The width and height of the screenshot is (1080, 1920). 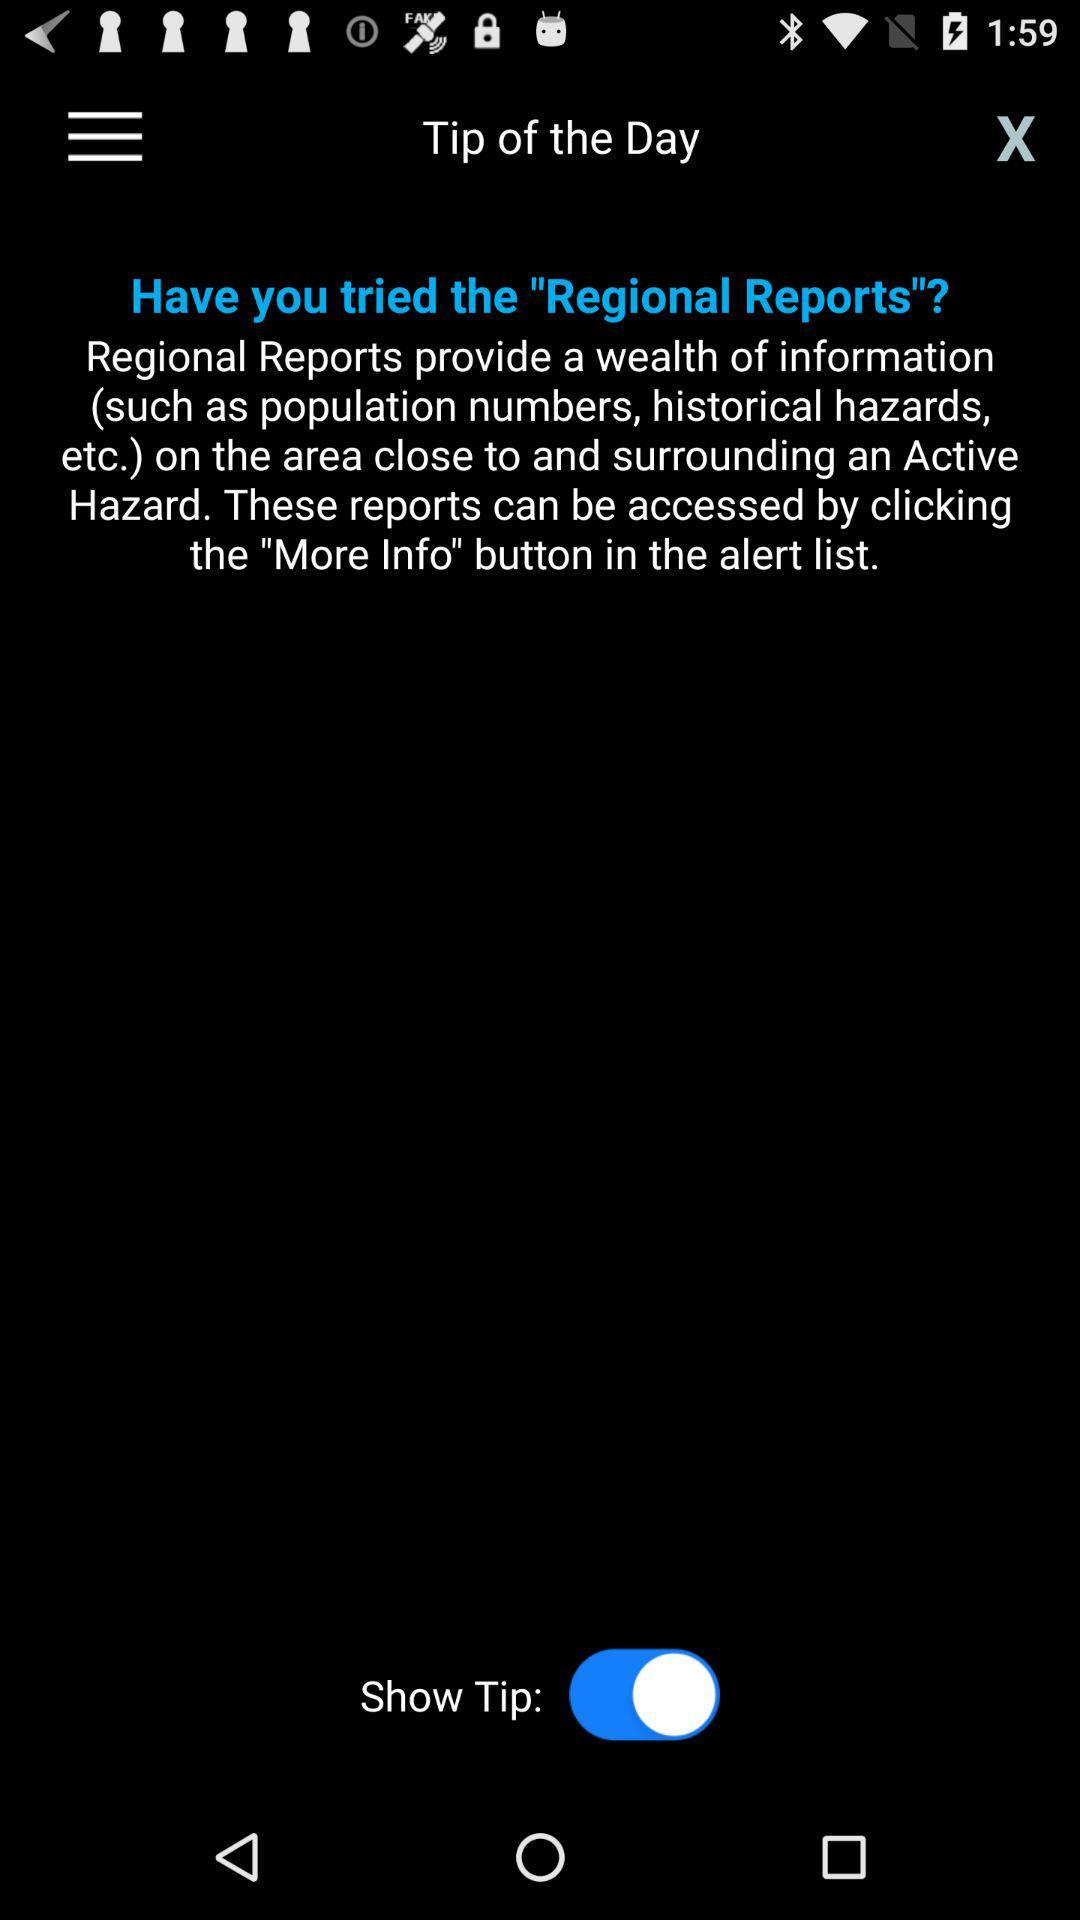 What do you see at coordinates (644, 1693) in the screenshot?
I see `disable tips` at bounding box center [644, 1693].